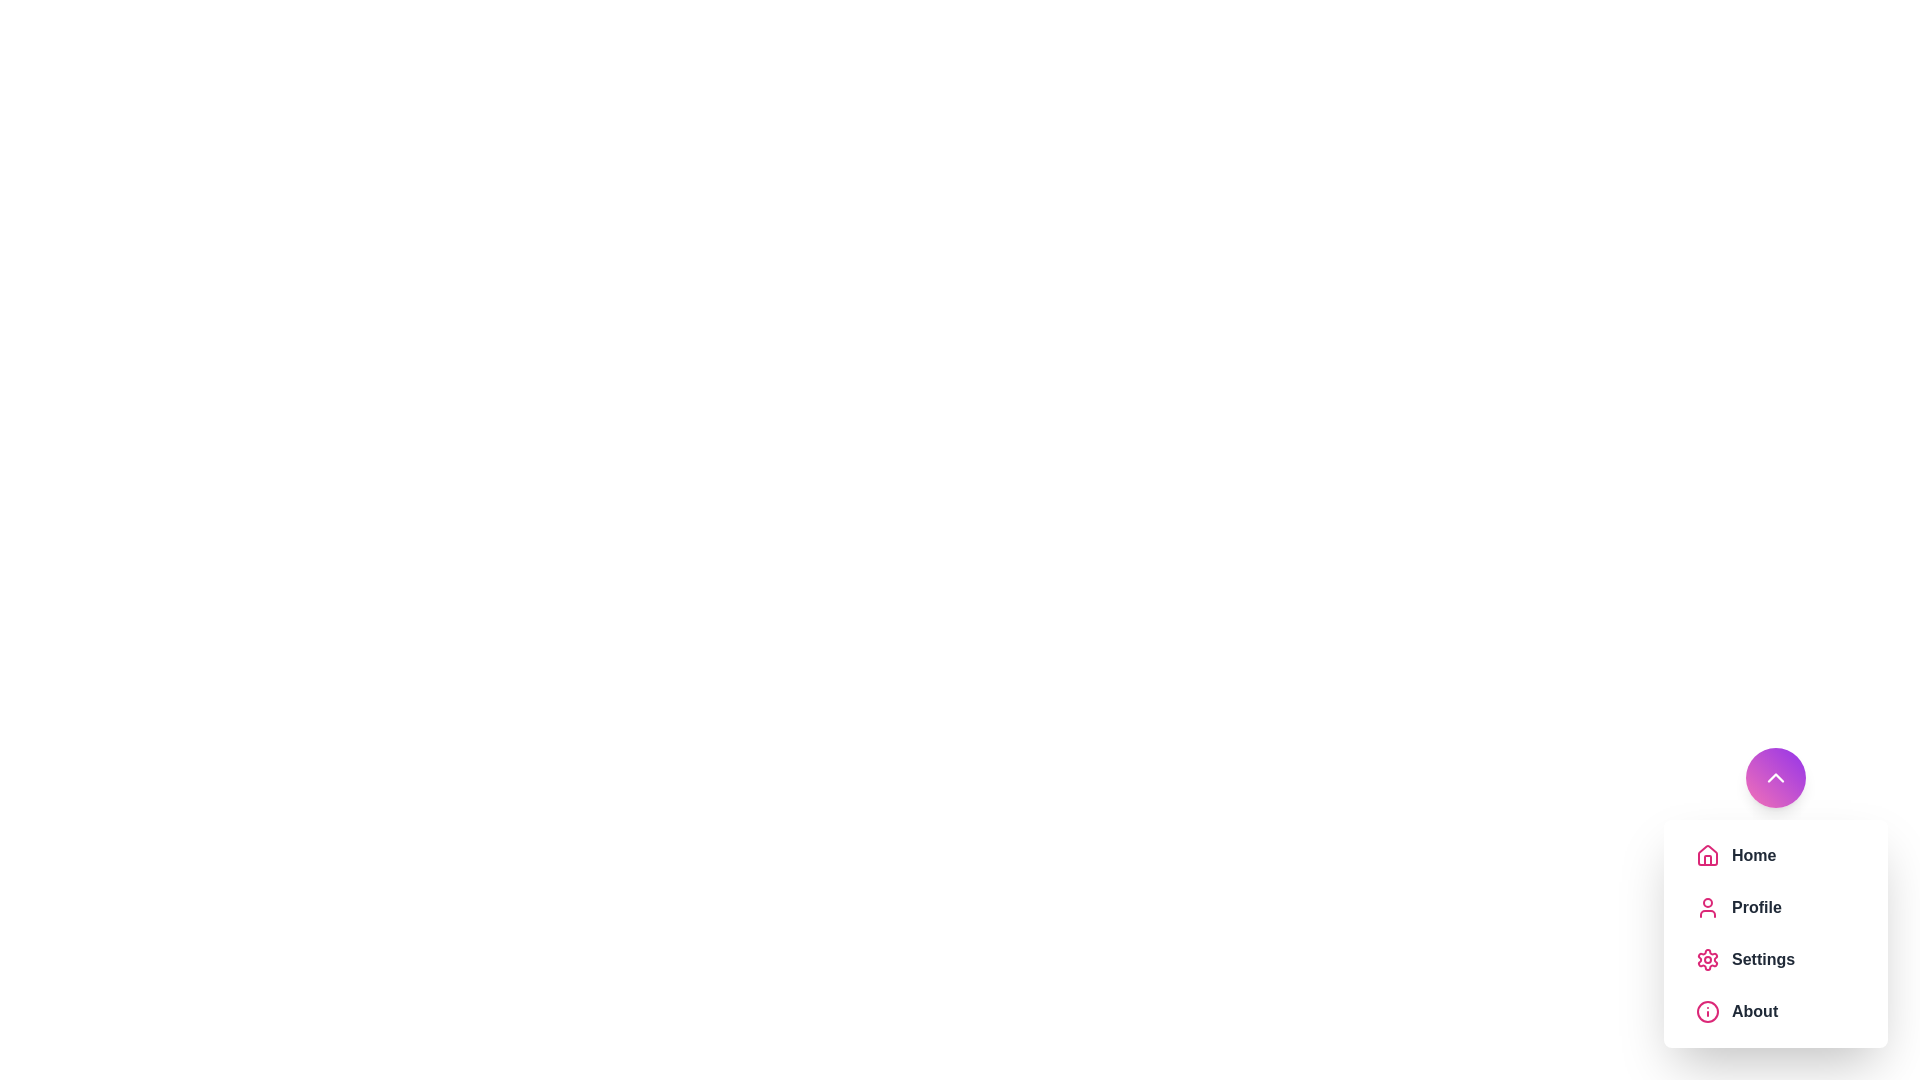 The width and height of the screenshot is (1920, 1080). I want to click on the menu item labeled 'About' to observe the visual feedback, so click(1776, 1011).